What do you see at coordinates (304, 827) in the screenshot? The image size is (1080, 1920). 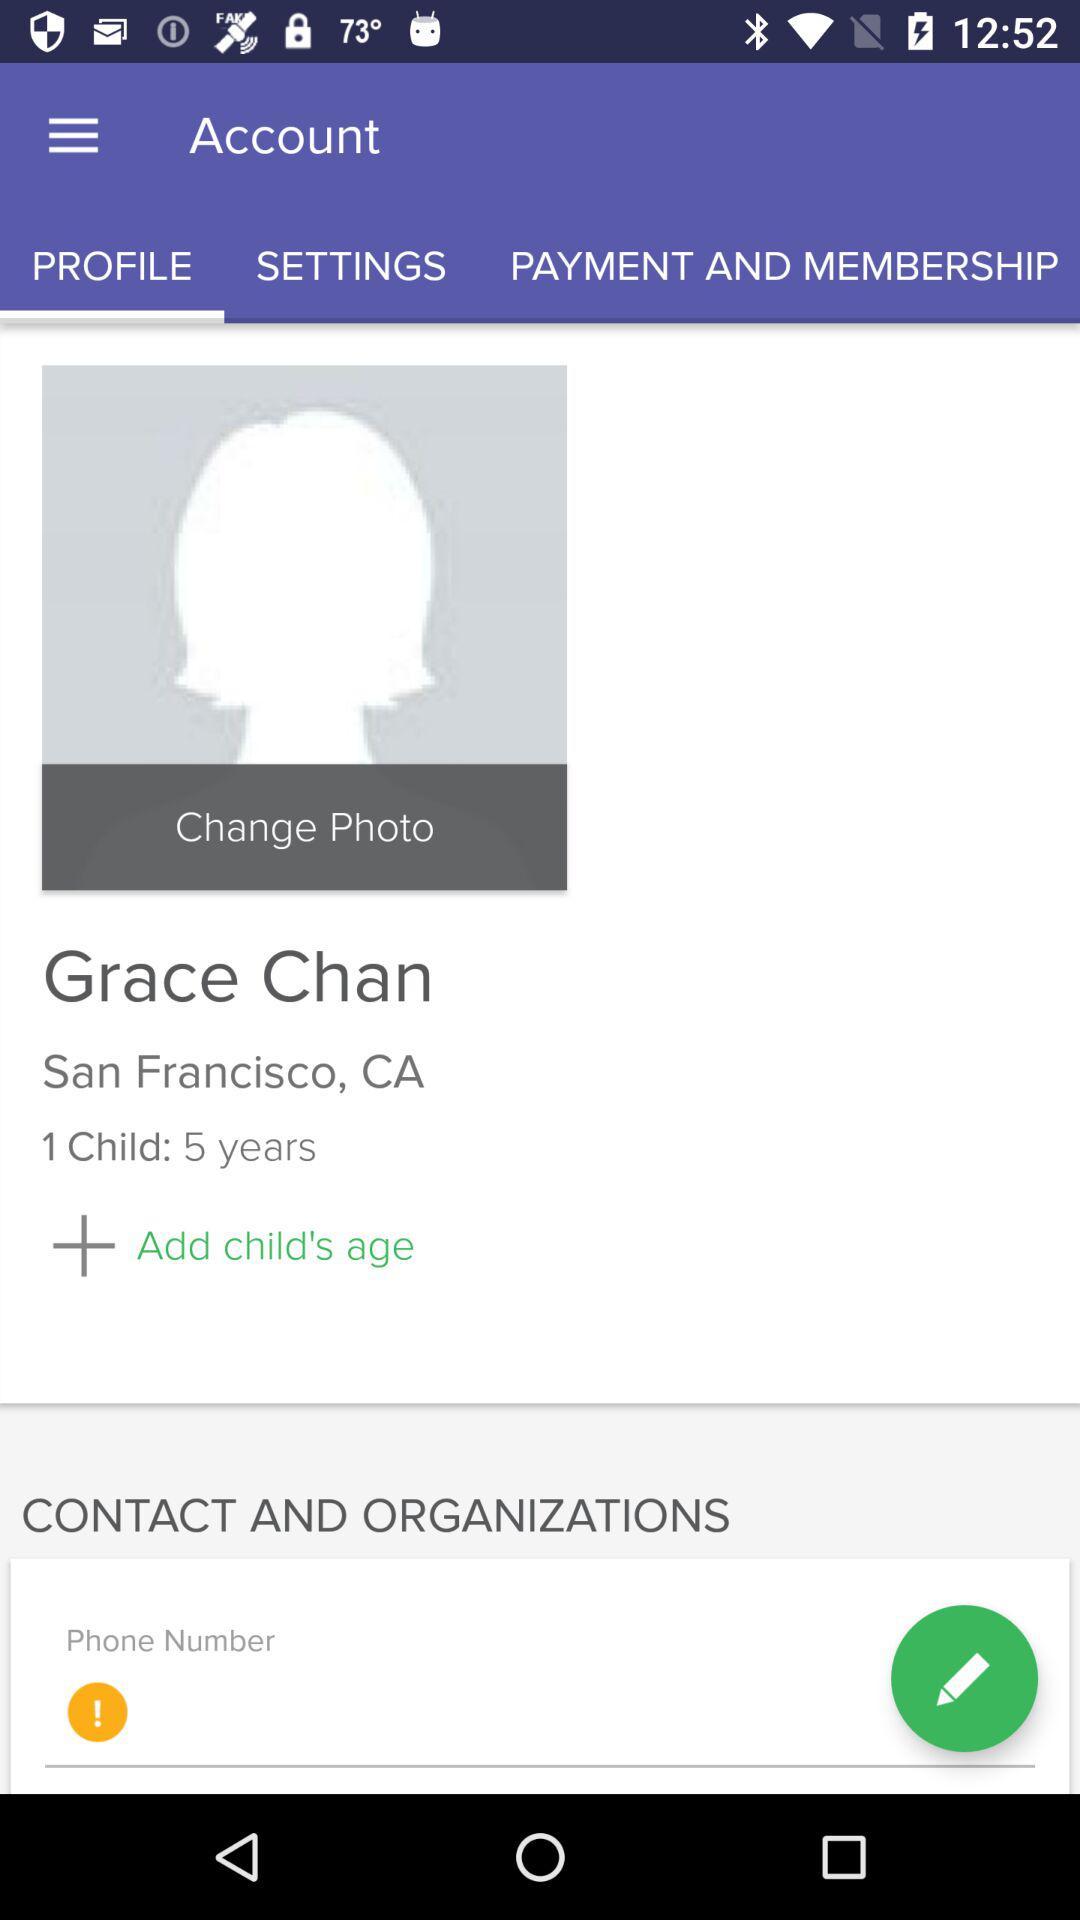 I see `change photo` at bounding box center [304, 827].